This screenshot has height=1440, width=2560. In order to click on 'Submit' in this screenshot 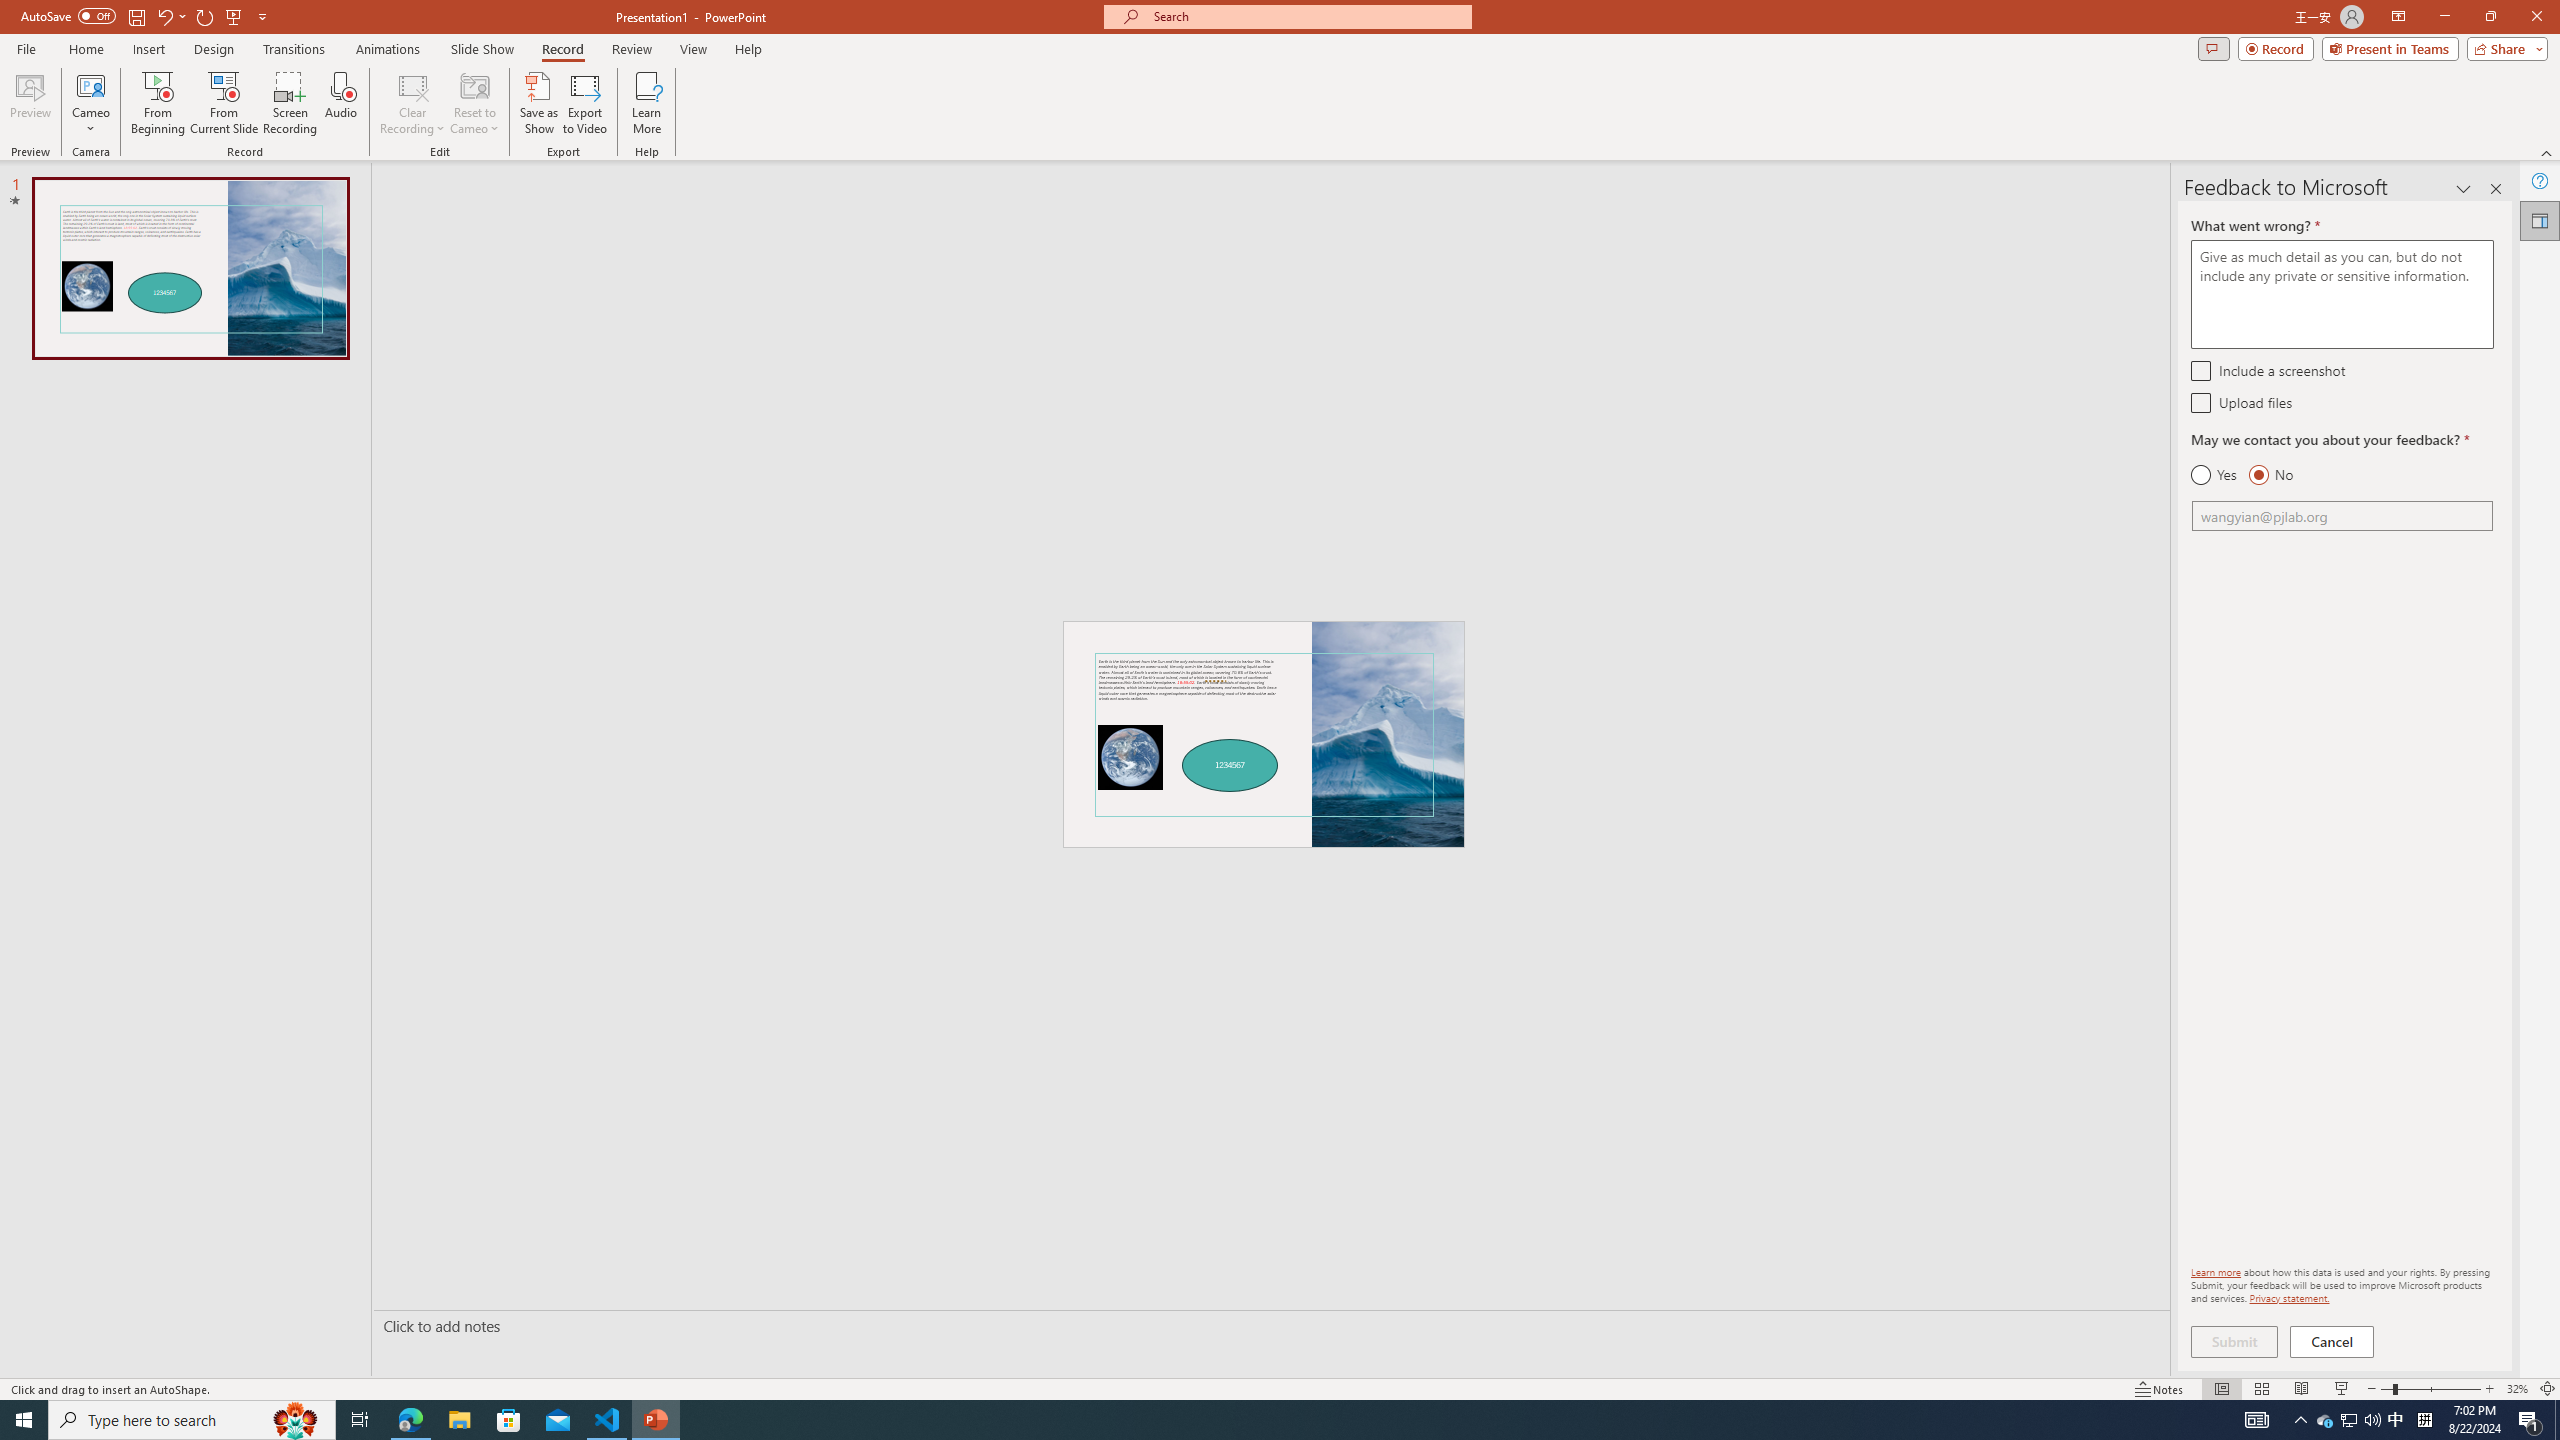, I will do `click(2233, 1341)`.